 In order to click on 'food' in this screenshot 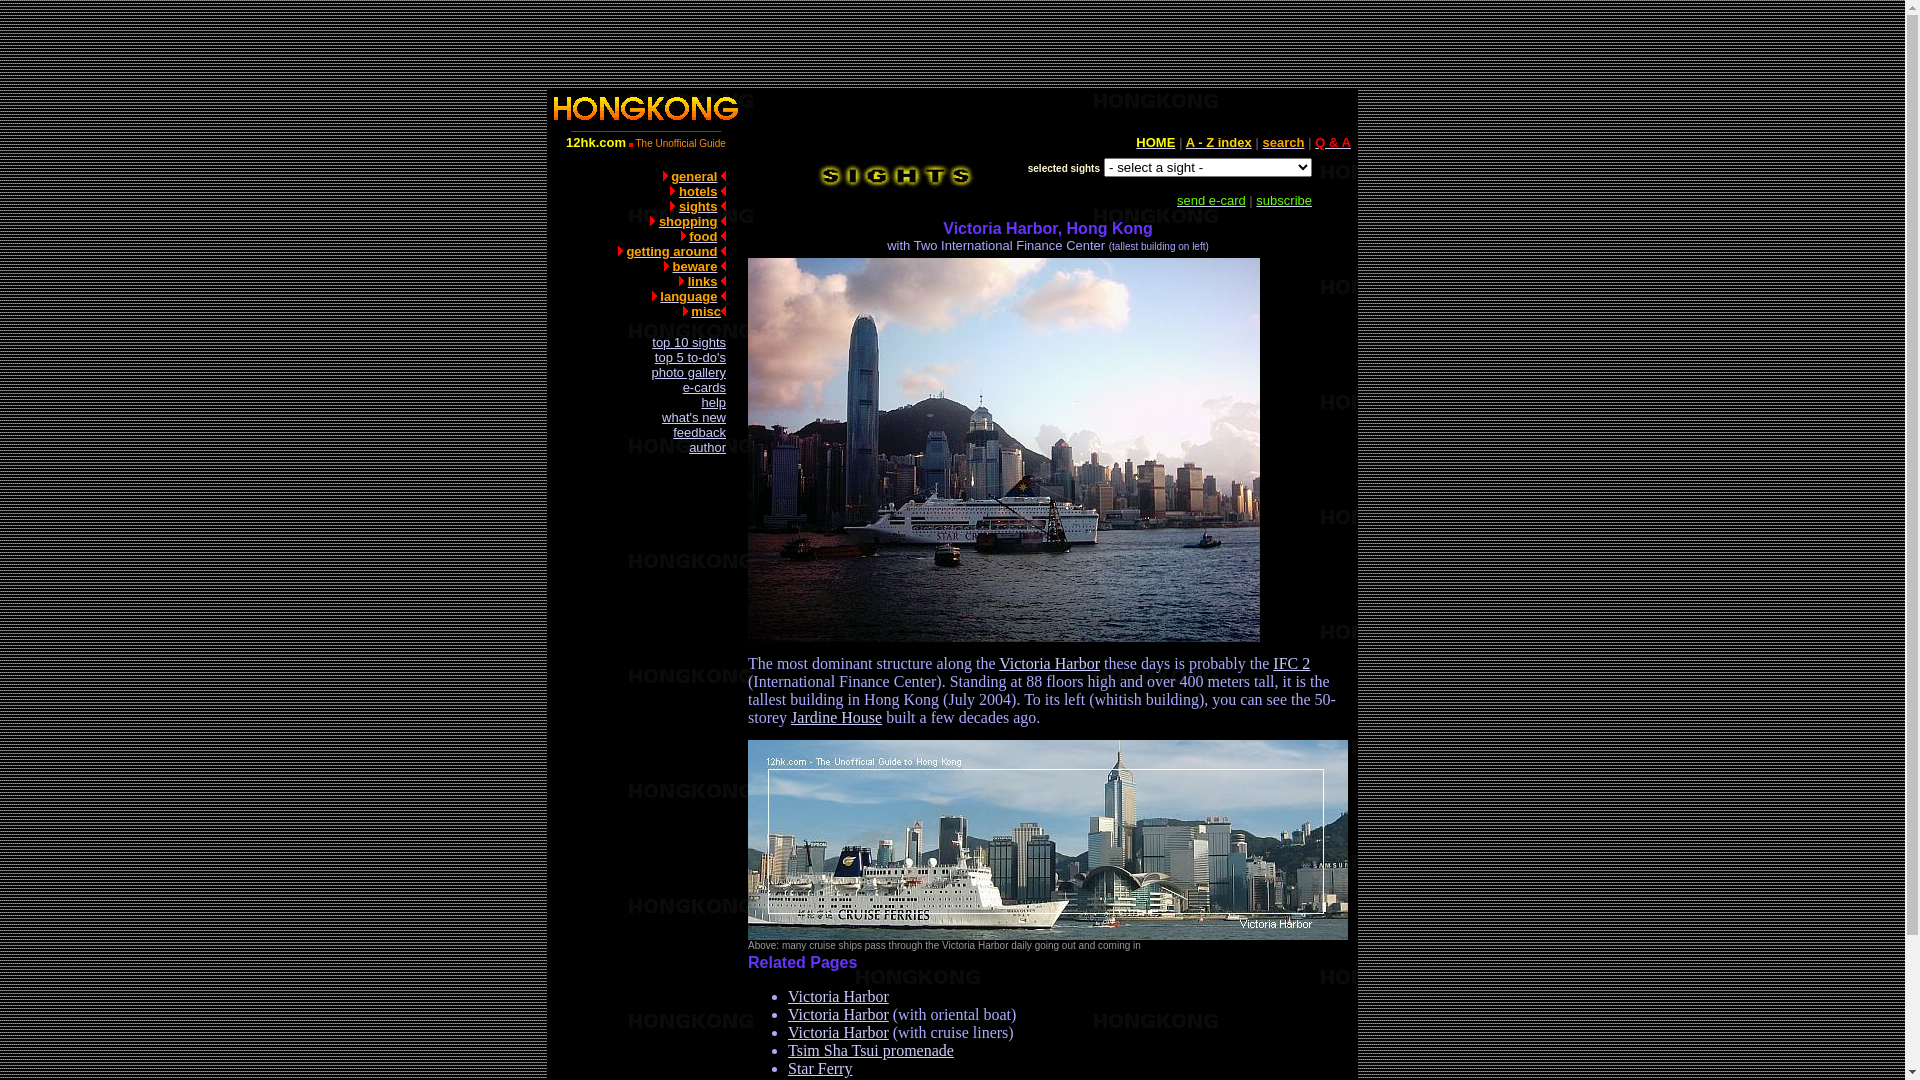, I will do `click(689, 235)`.